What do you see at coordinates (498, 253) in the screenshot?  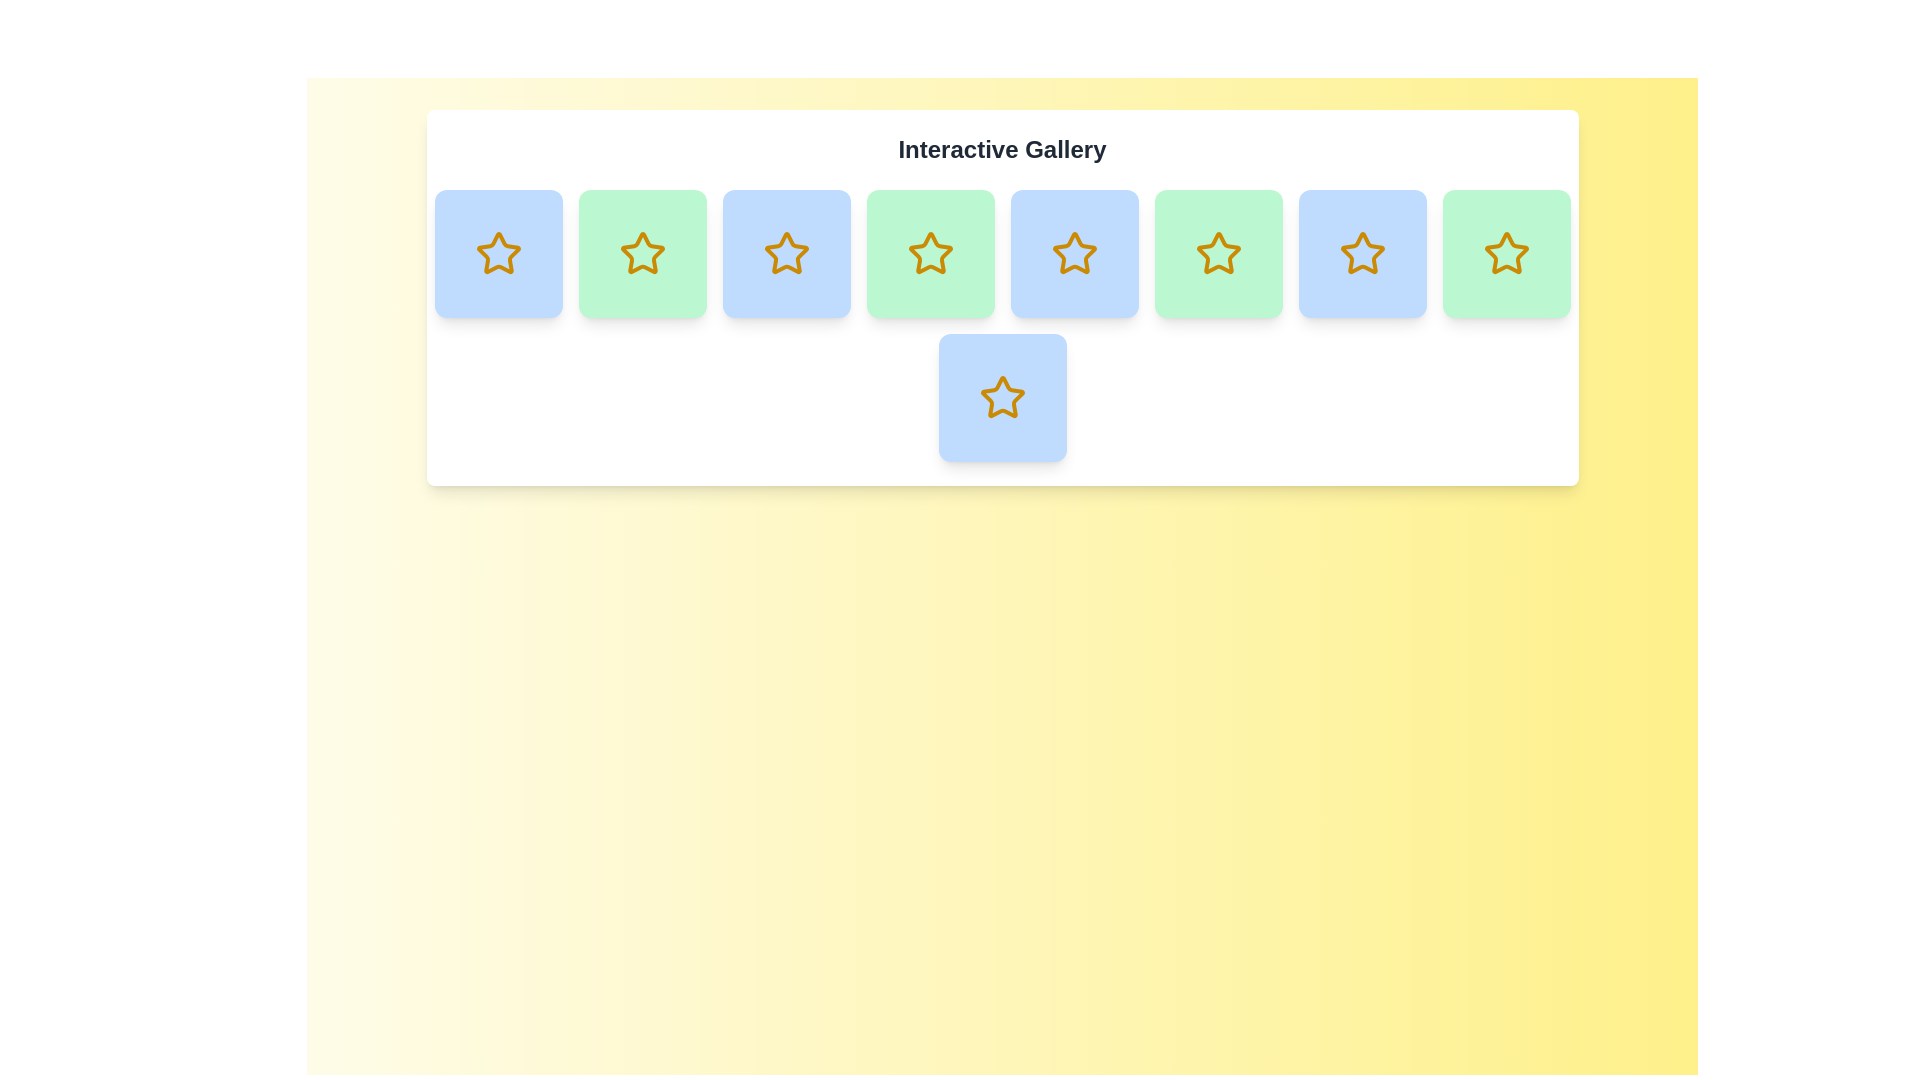 I see `the interactive light blue box containing a yellow star icon, which is the first element in a horizontally aligned grid` at bounding box center [498, 253].